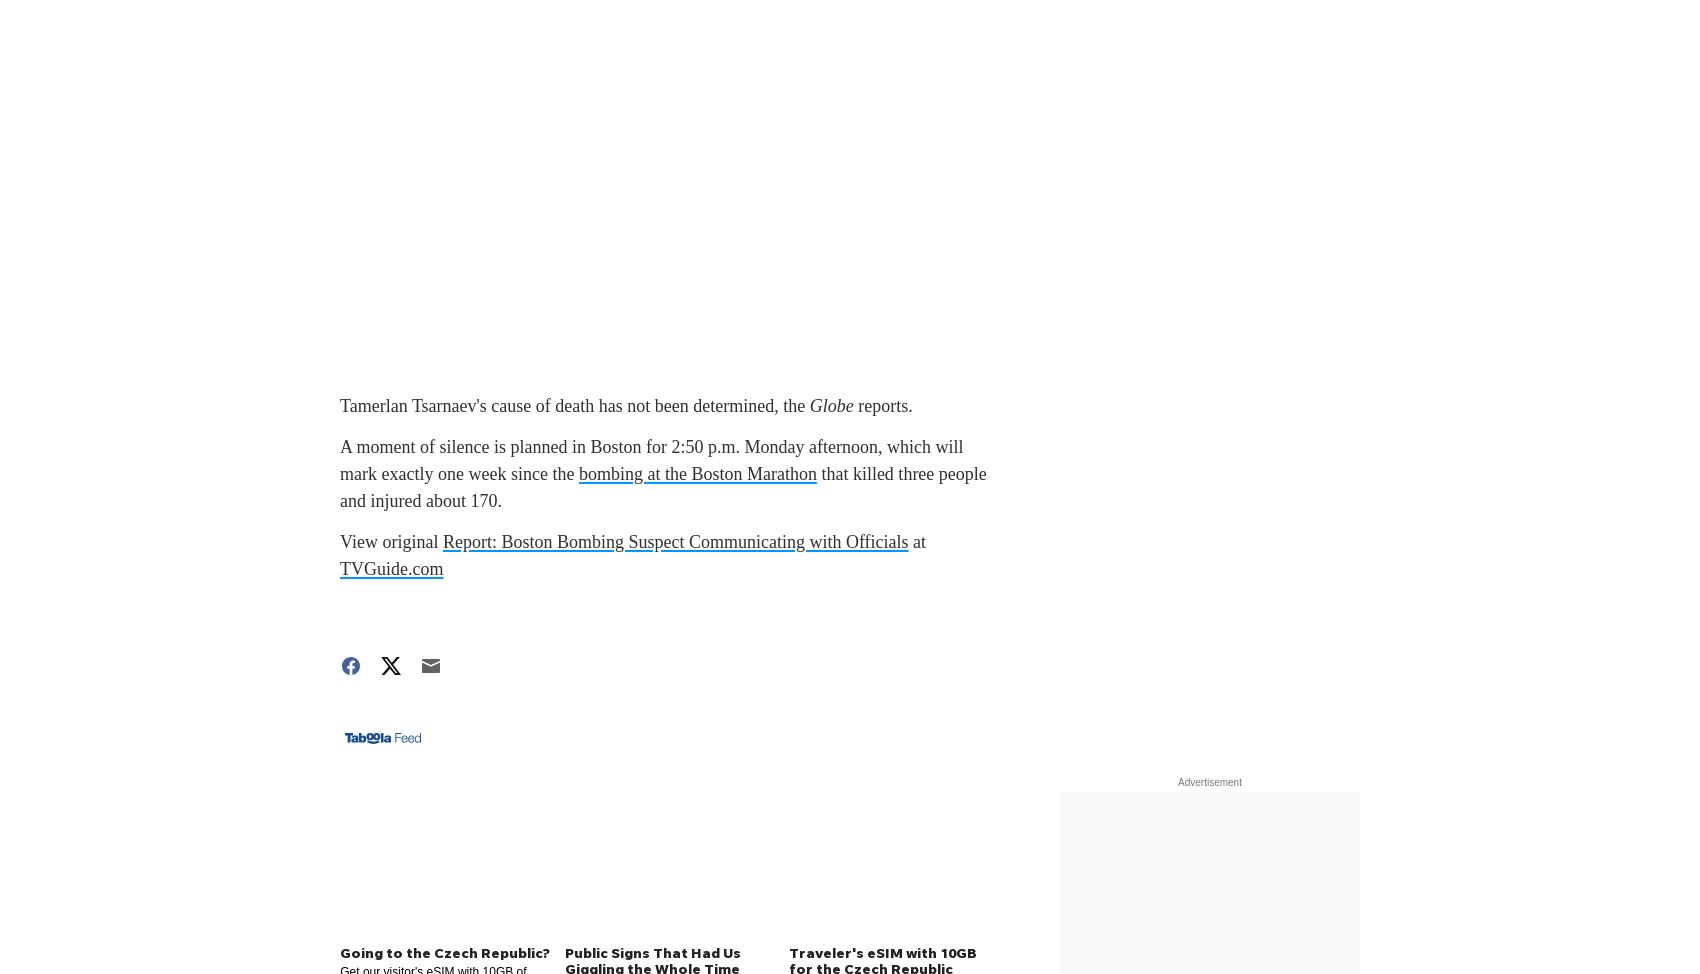 The image size is (1700, 974). What do you see at coordinates (675, 542) in the screenshot?
I see `'Report: Boston Bombing Suspect Communicating with Officials'` at bounding box center [675, 542].